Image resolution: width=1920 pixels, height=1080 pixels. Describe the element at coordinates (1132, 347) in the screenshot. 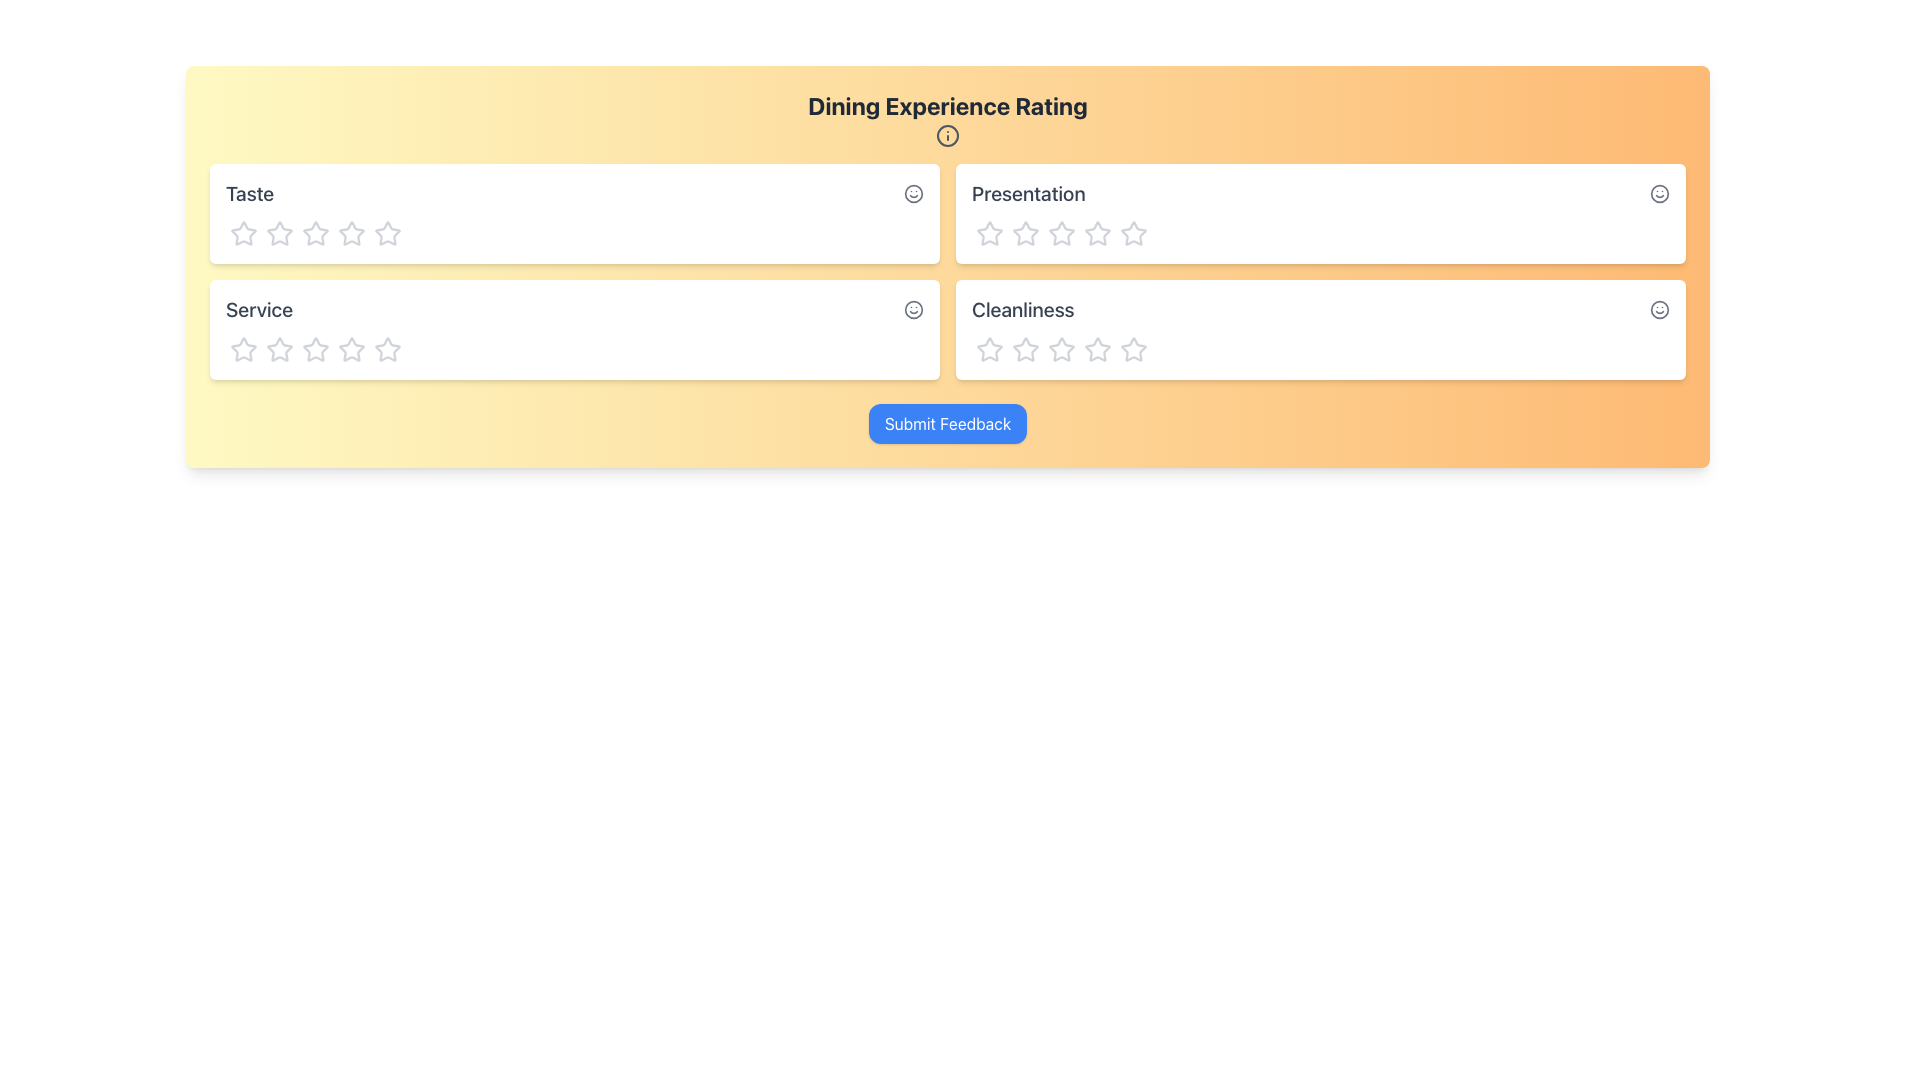

I see `the fourth star-shaped graphical icon in the rating system under the 'Cleanliness' category` at that location.